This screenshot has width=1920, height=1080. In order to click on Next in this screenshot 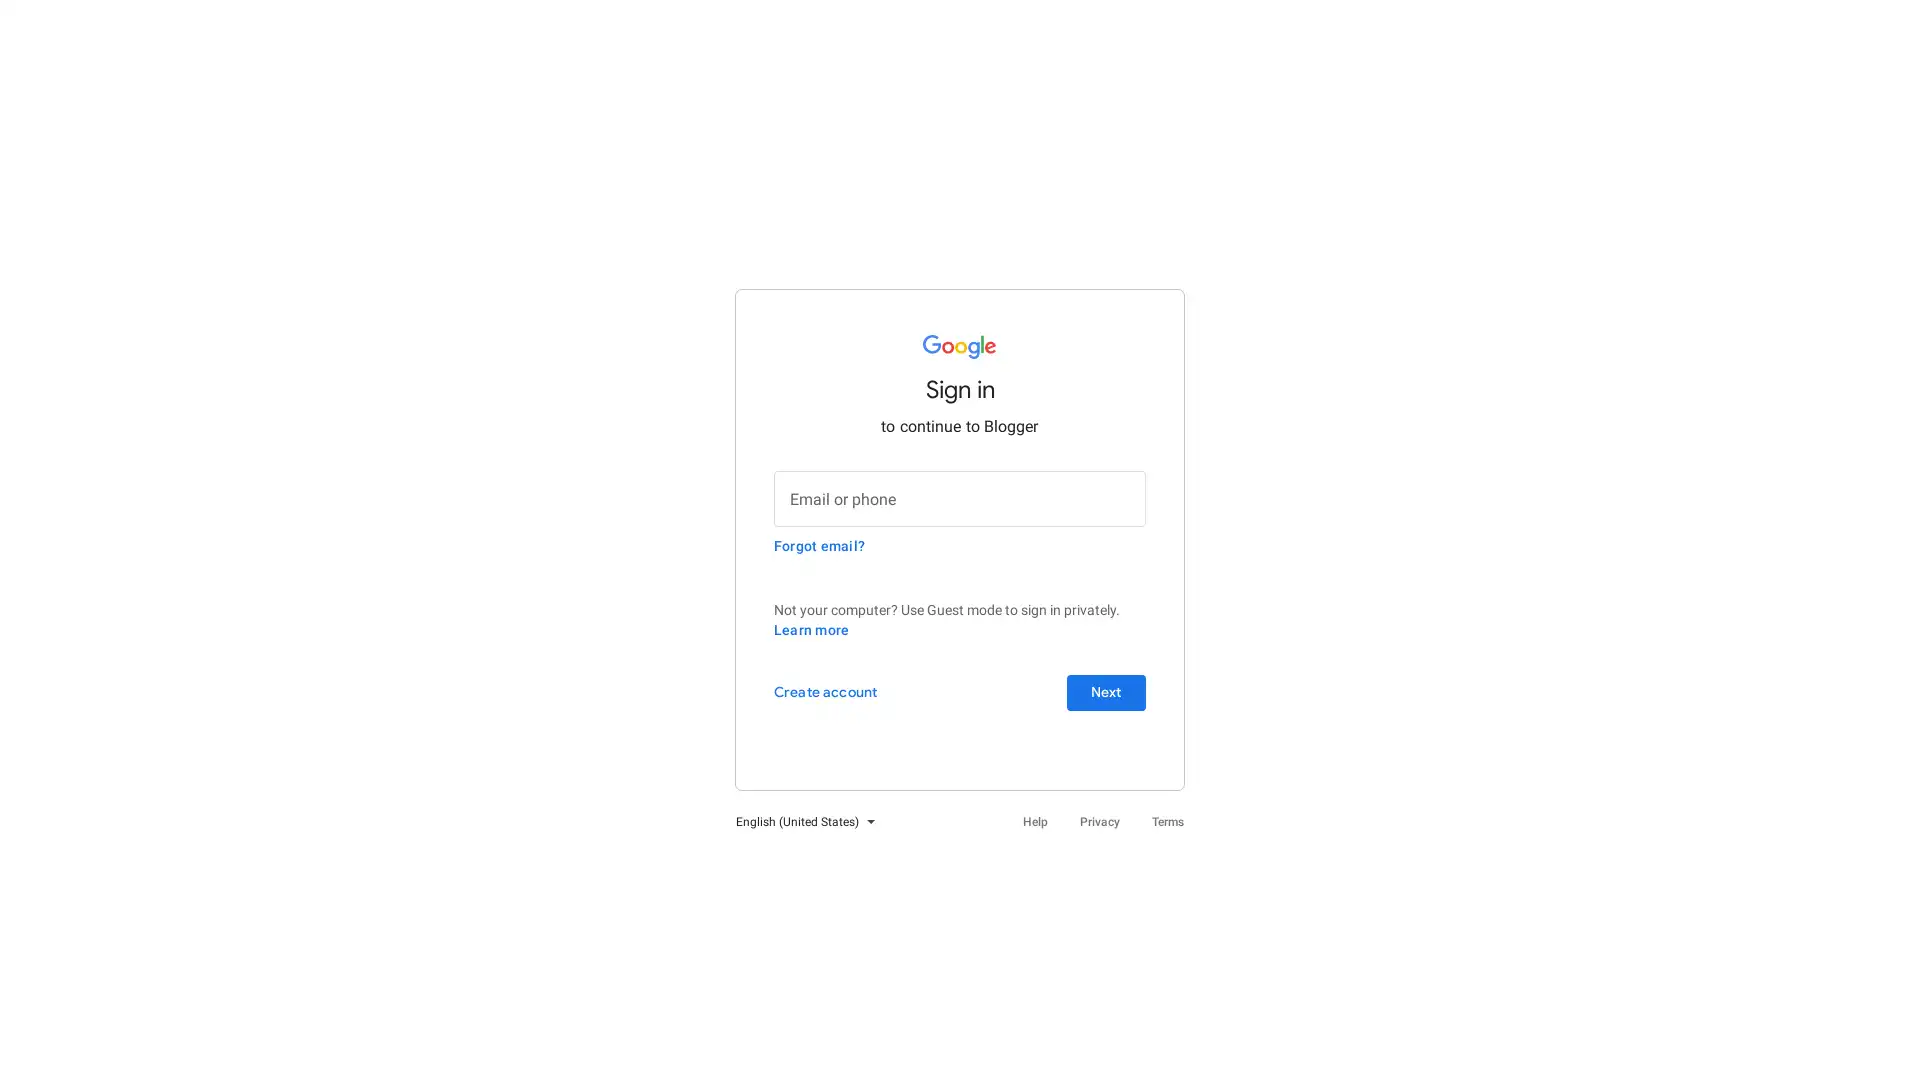, I will do `click(1103, 693)`.